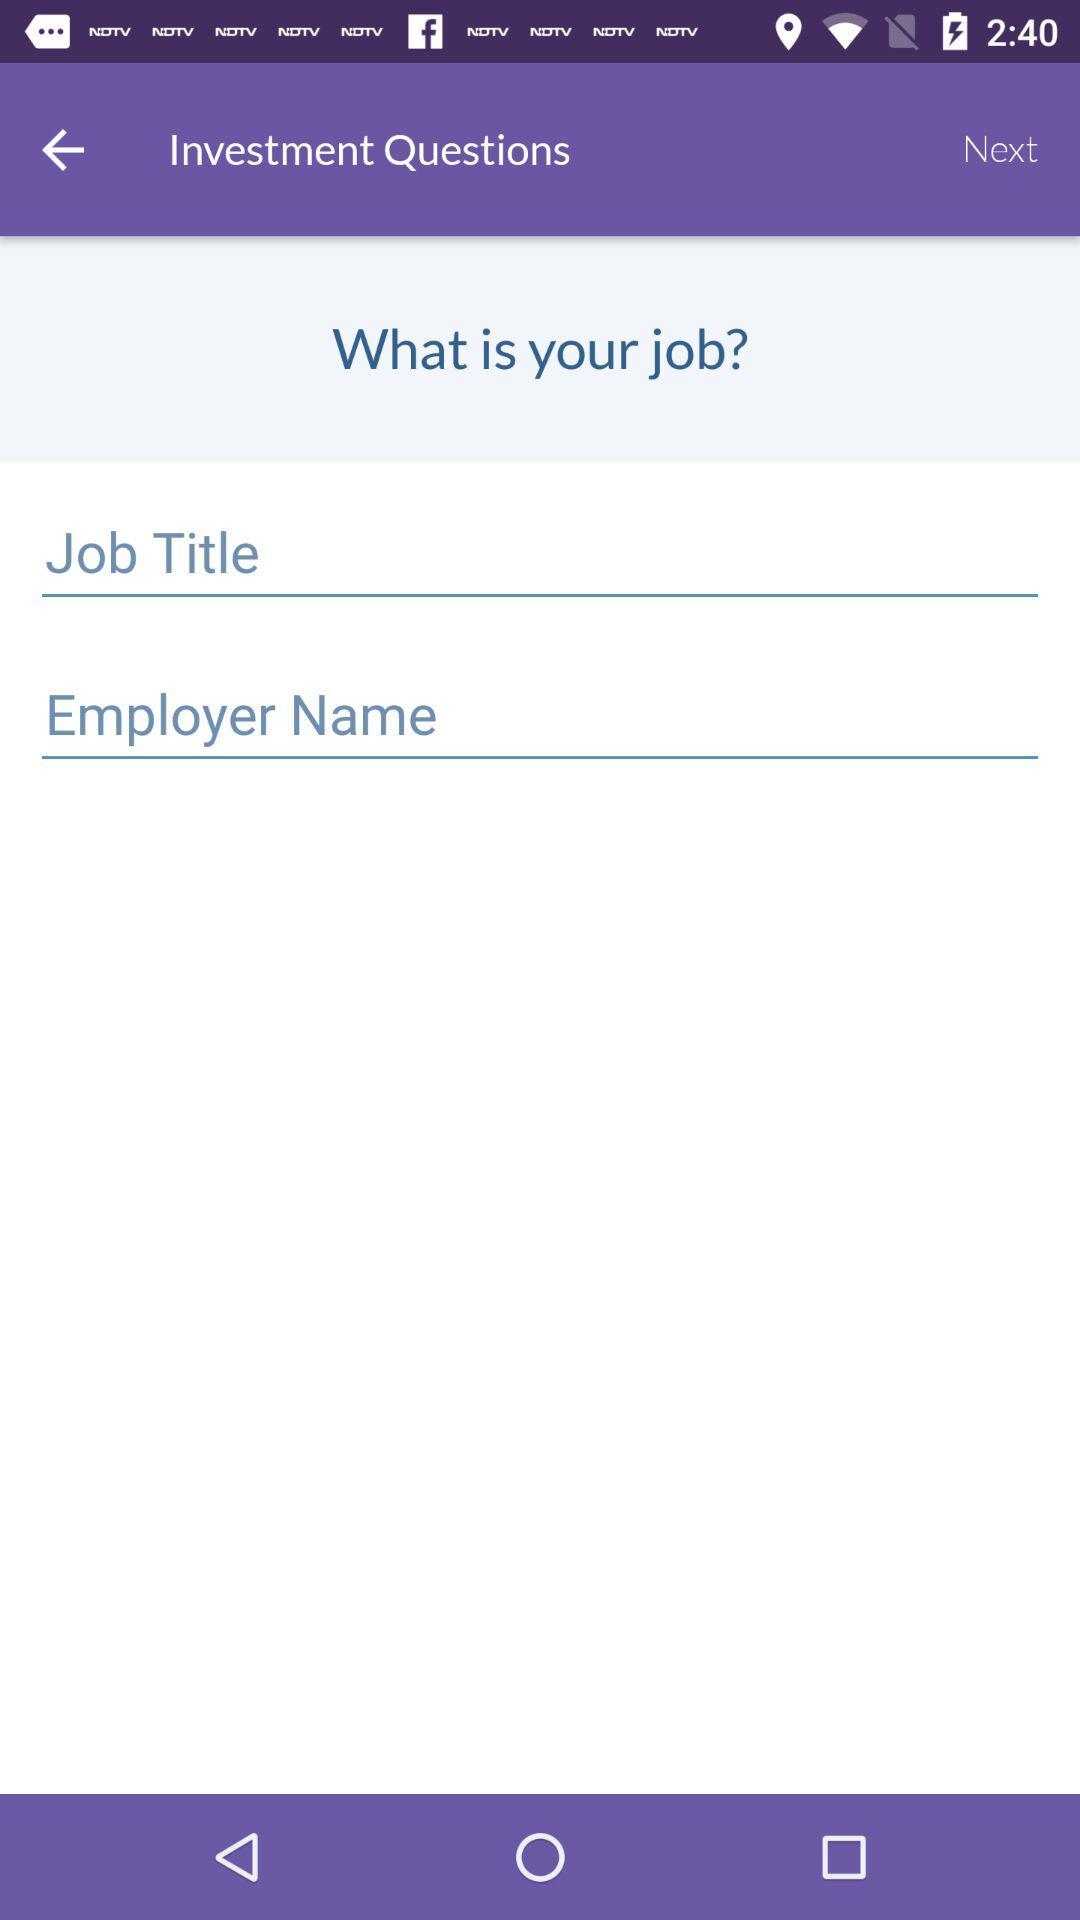 This screenshot has height=1920, width=1080. What do you see at coordinates (1000, 148) in the screenshot?
I see `the item to the right of the investment questions icon` at bounding box center [1000, 148].